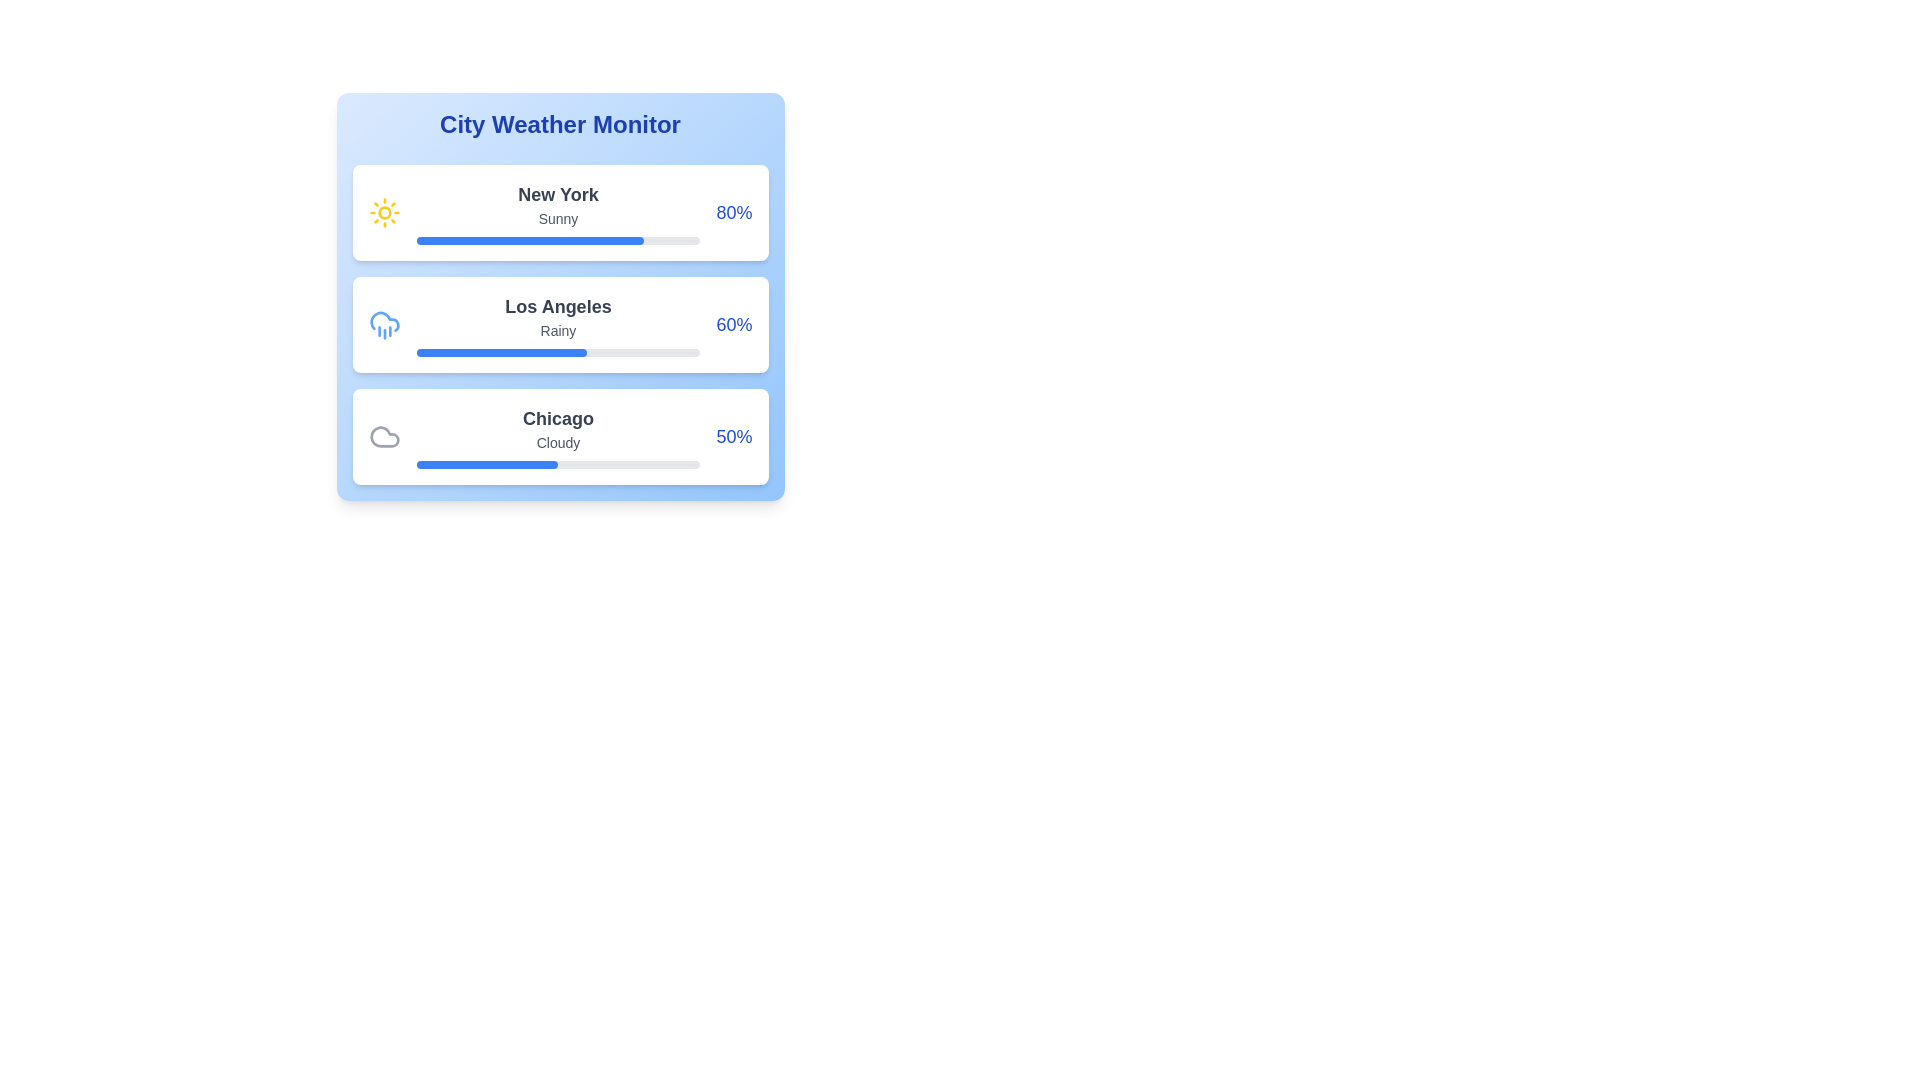 The height and width of the screenshot is (1080, 1920). What do you see at coordinates (558, 219) in the screenshot?
I see `the text label displaying 'Sunny', which is styled with a small-sized, gray-colored font and positioned below 'New York' in the weather monitoring interface` at bounding box center [558, 219].